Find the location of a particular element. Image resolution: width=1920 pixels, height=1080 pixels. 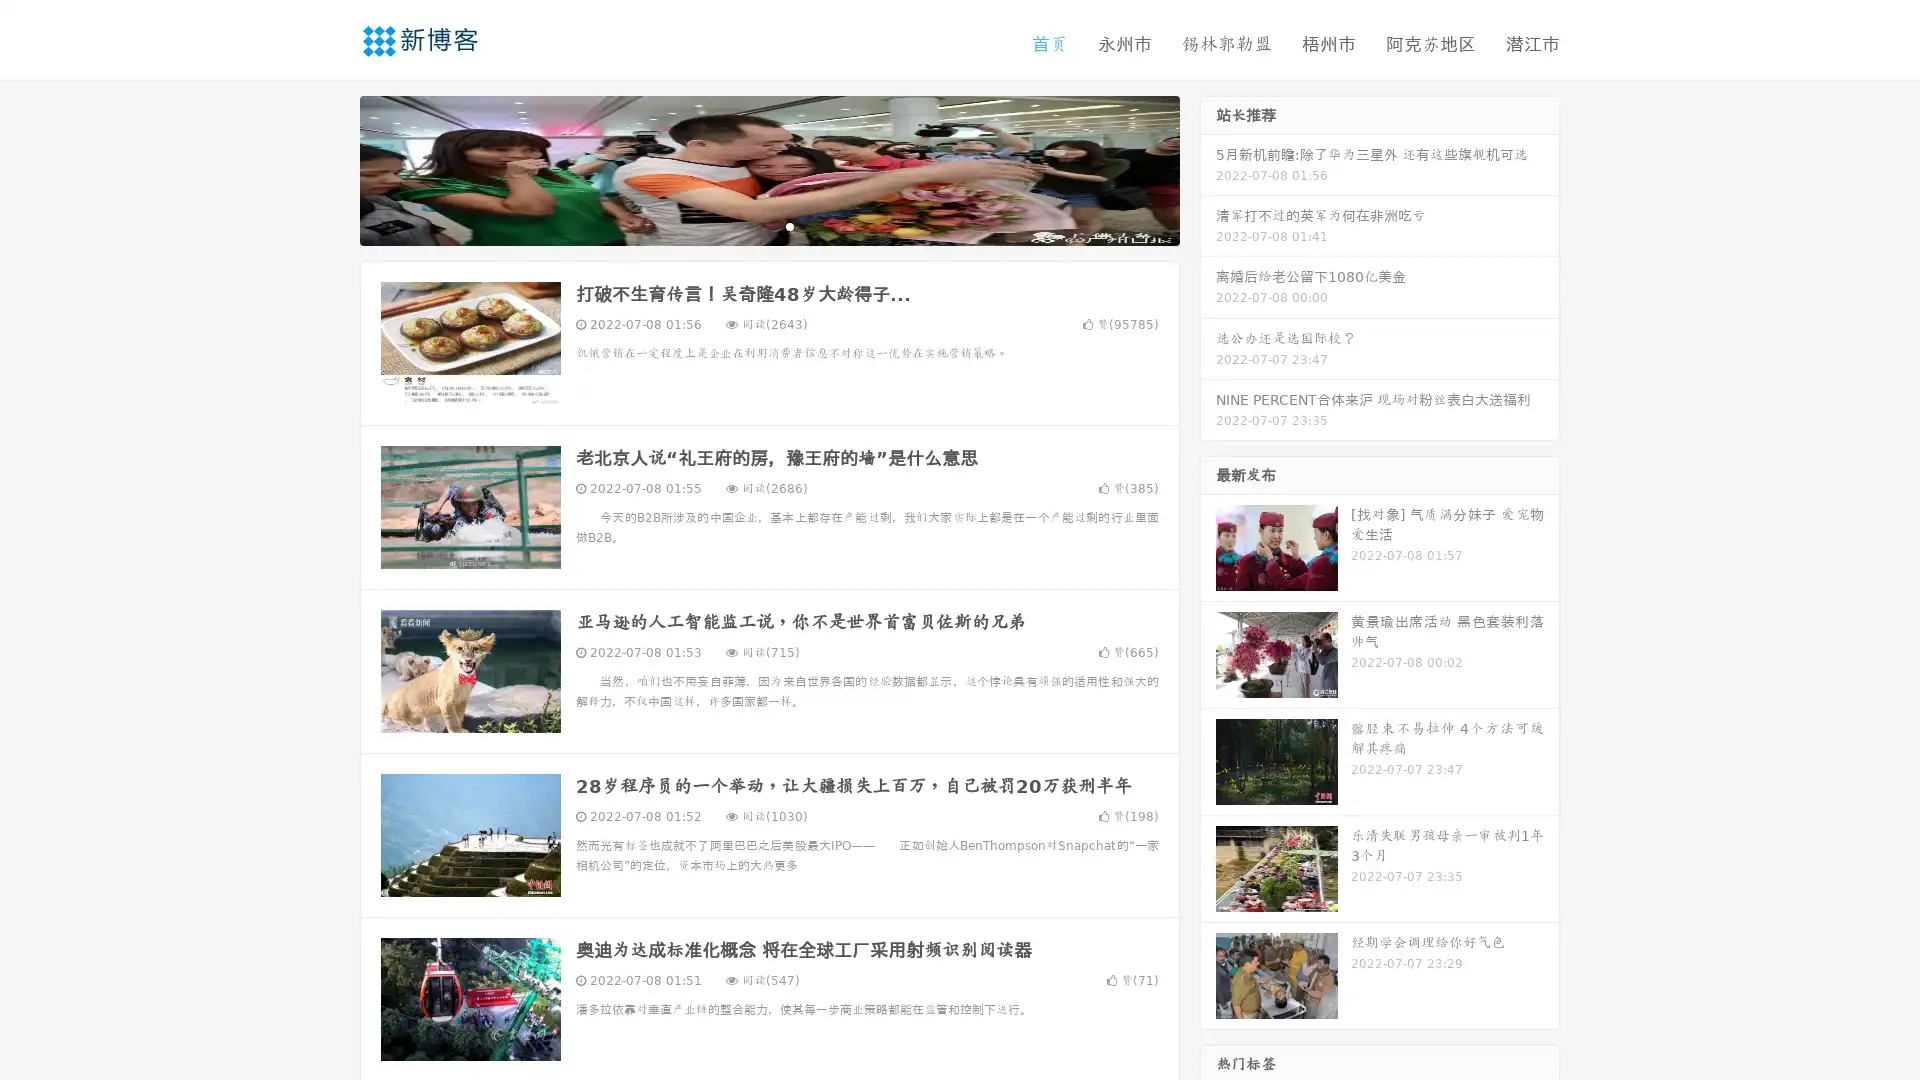

Next slide is located at coordinates (1208, 168).